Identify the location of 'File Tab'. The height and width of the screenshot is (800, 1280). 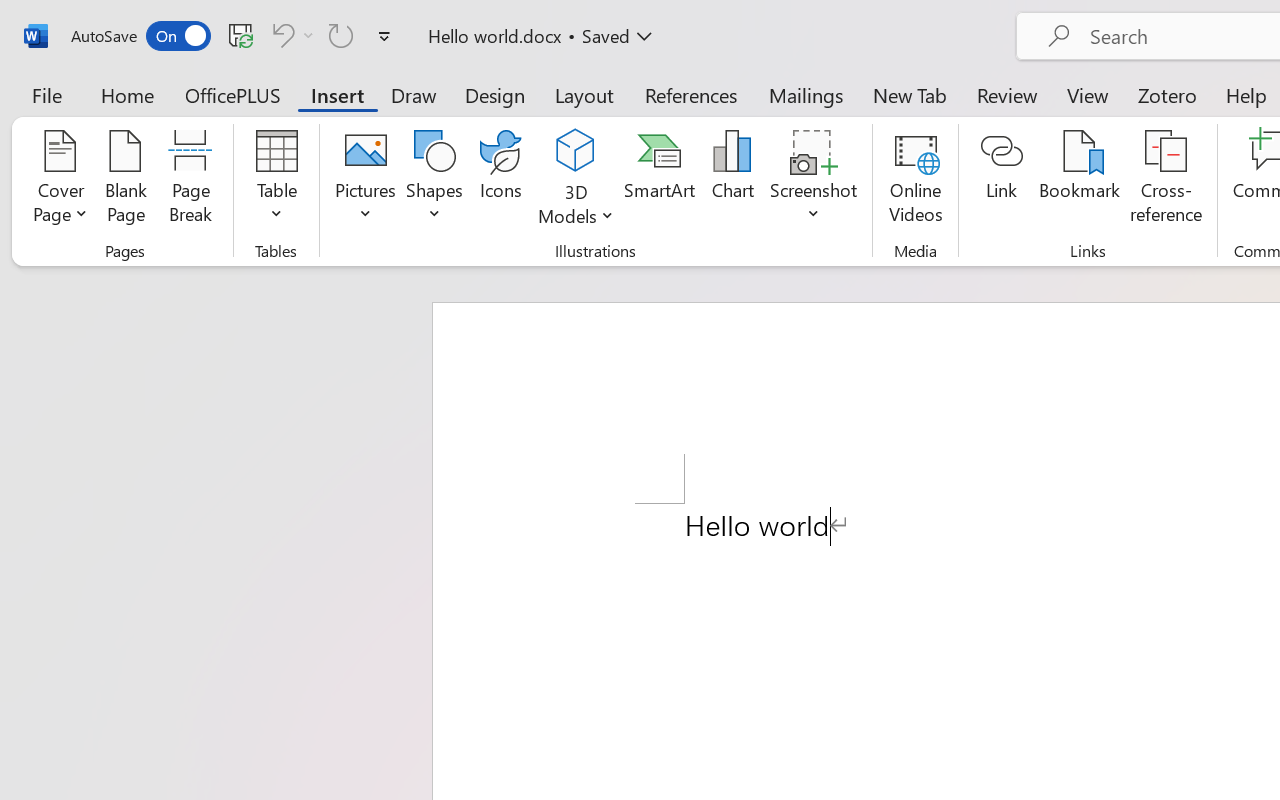
(46, 94).